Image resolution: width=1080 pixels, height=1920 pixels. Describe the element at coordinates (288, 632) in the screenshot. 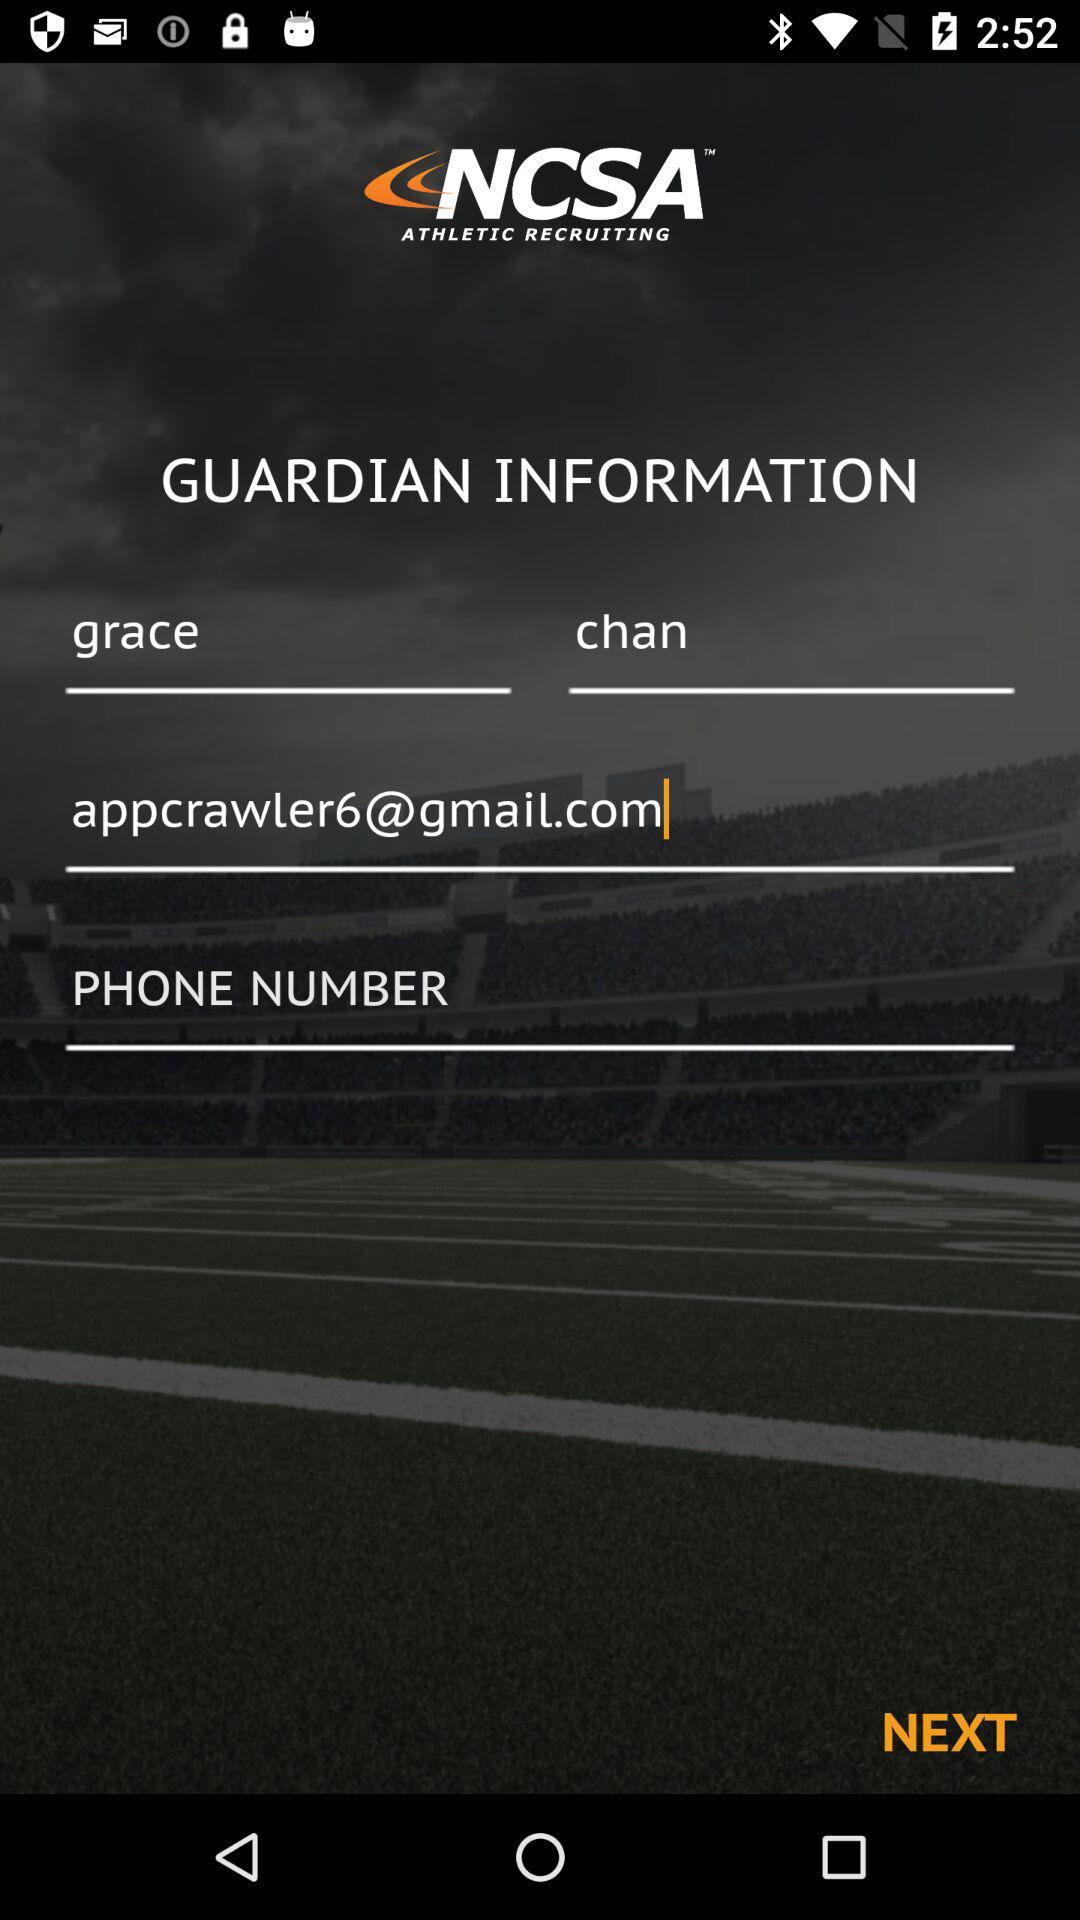

I see `the item below the guardian information item` at that location.